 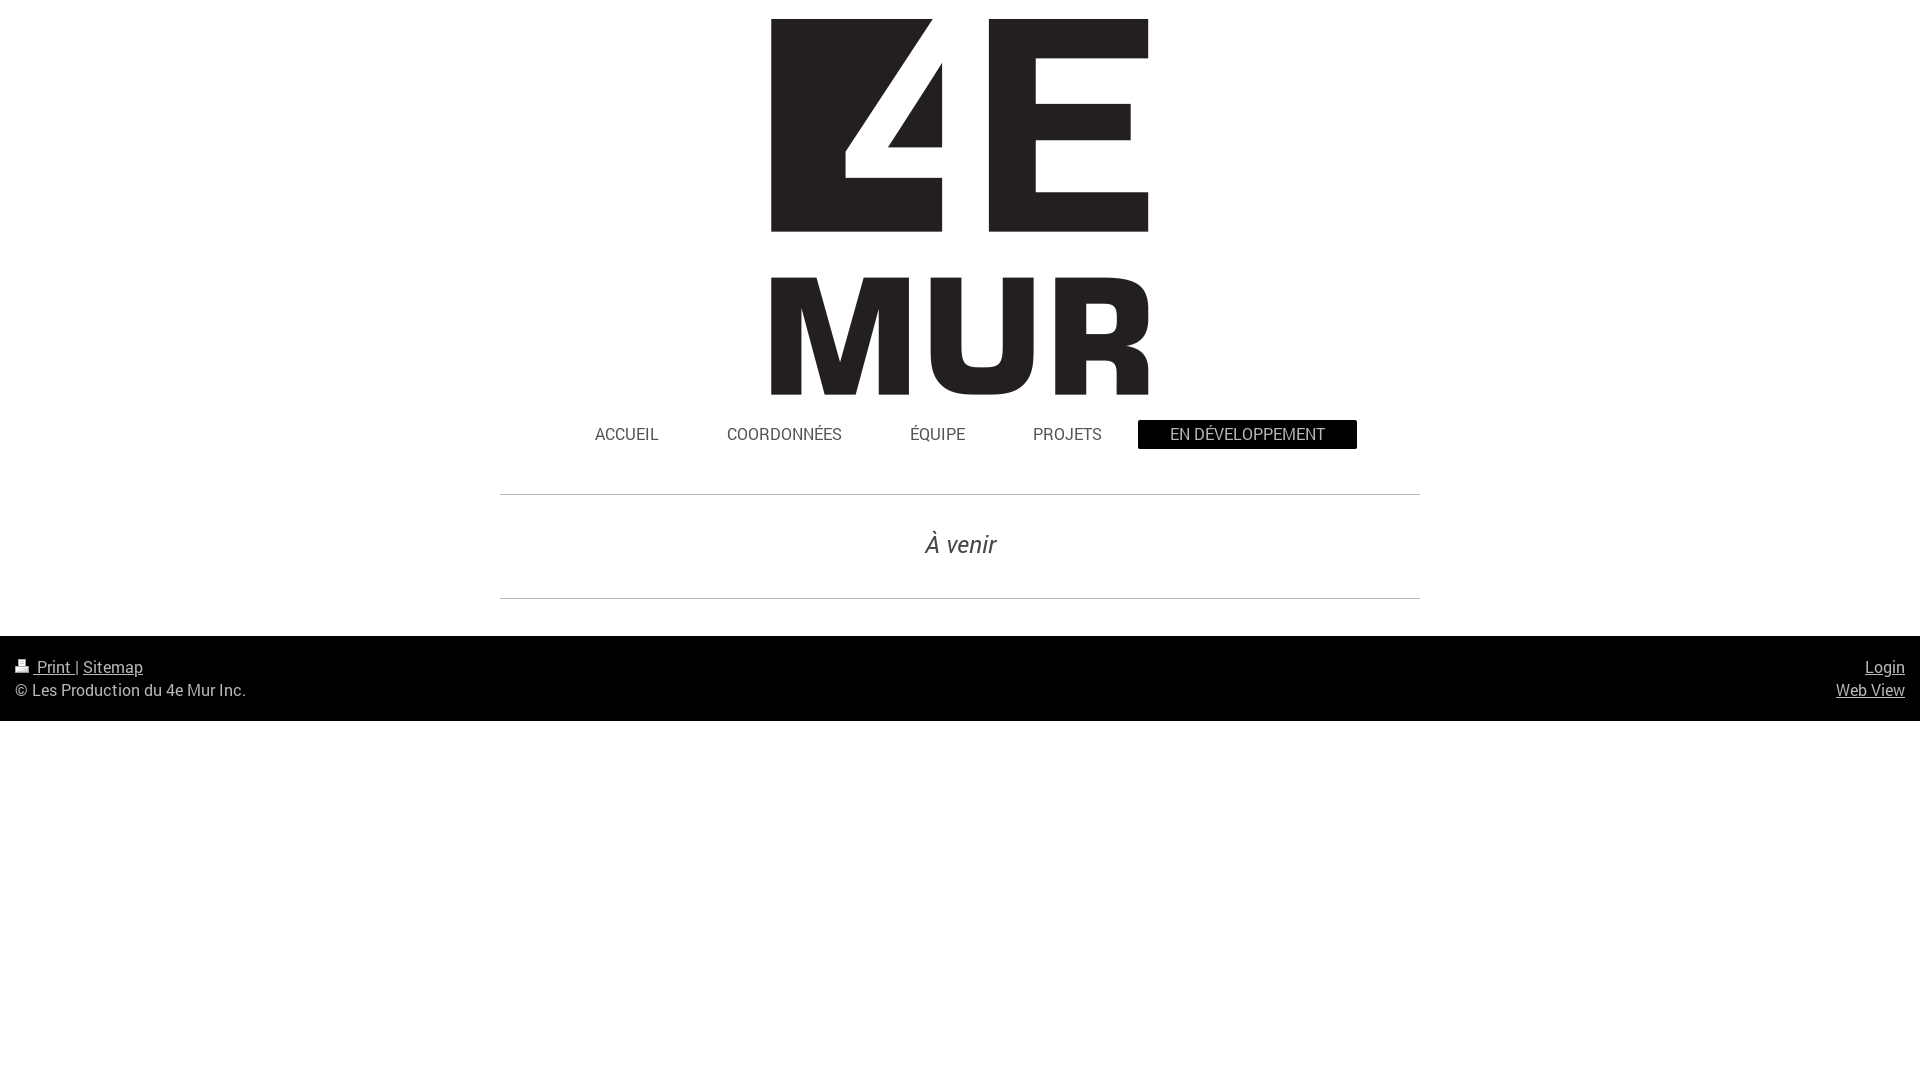 What do you see at coordinates (1869, 688) in the screenshot?
I see `'Web View'` at bounding box center [1869, 688].